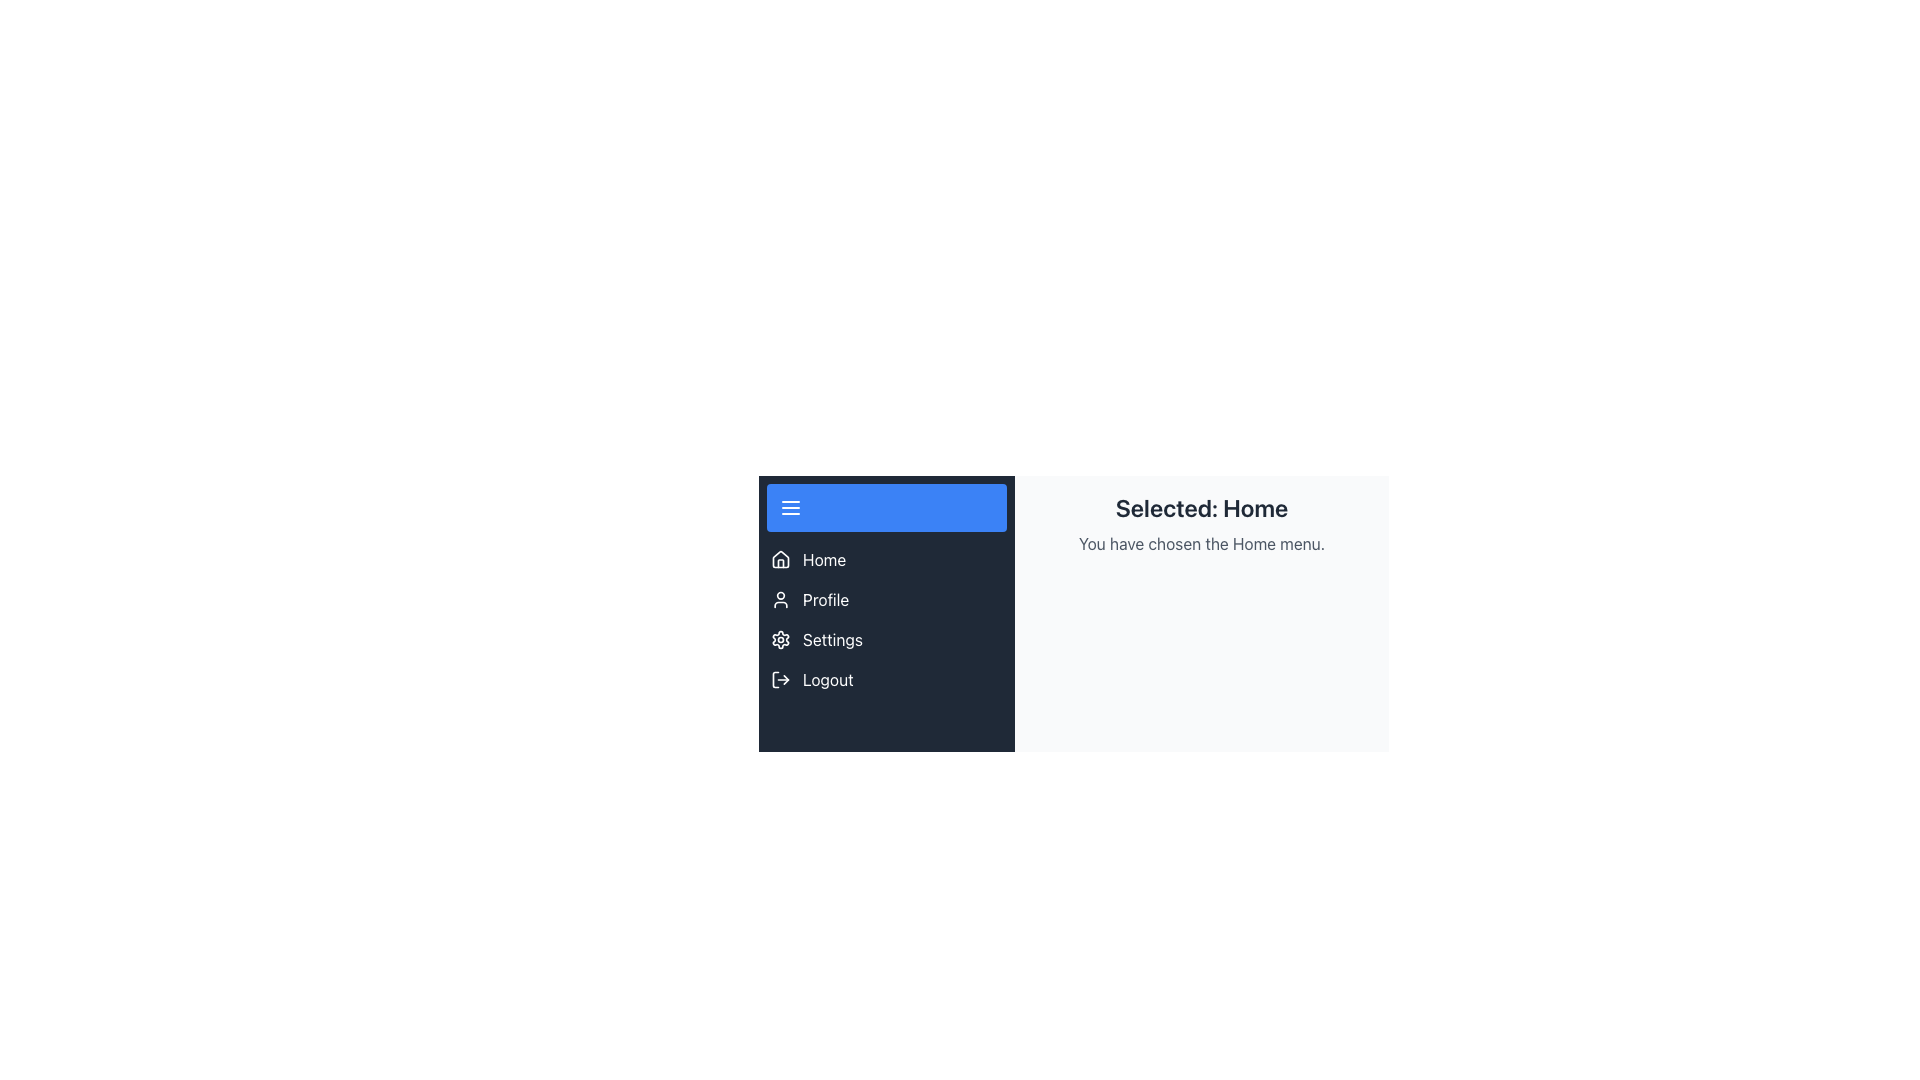  I want to click on the gear icon in the left-hand navigation menu, so click(780, 640).